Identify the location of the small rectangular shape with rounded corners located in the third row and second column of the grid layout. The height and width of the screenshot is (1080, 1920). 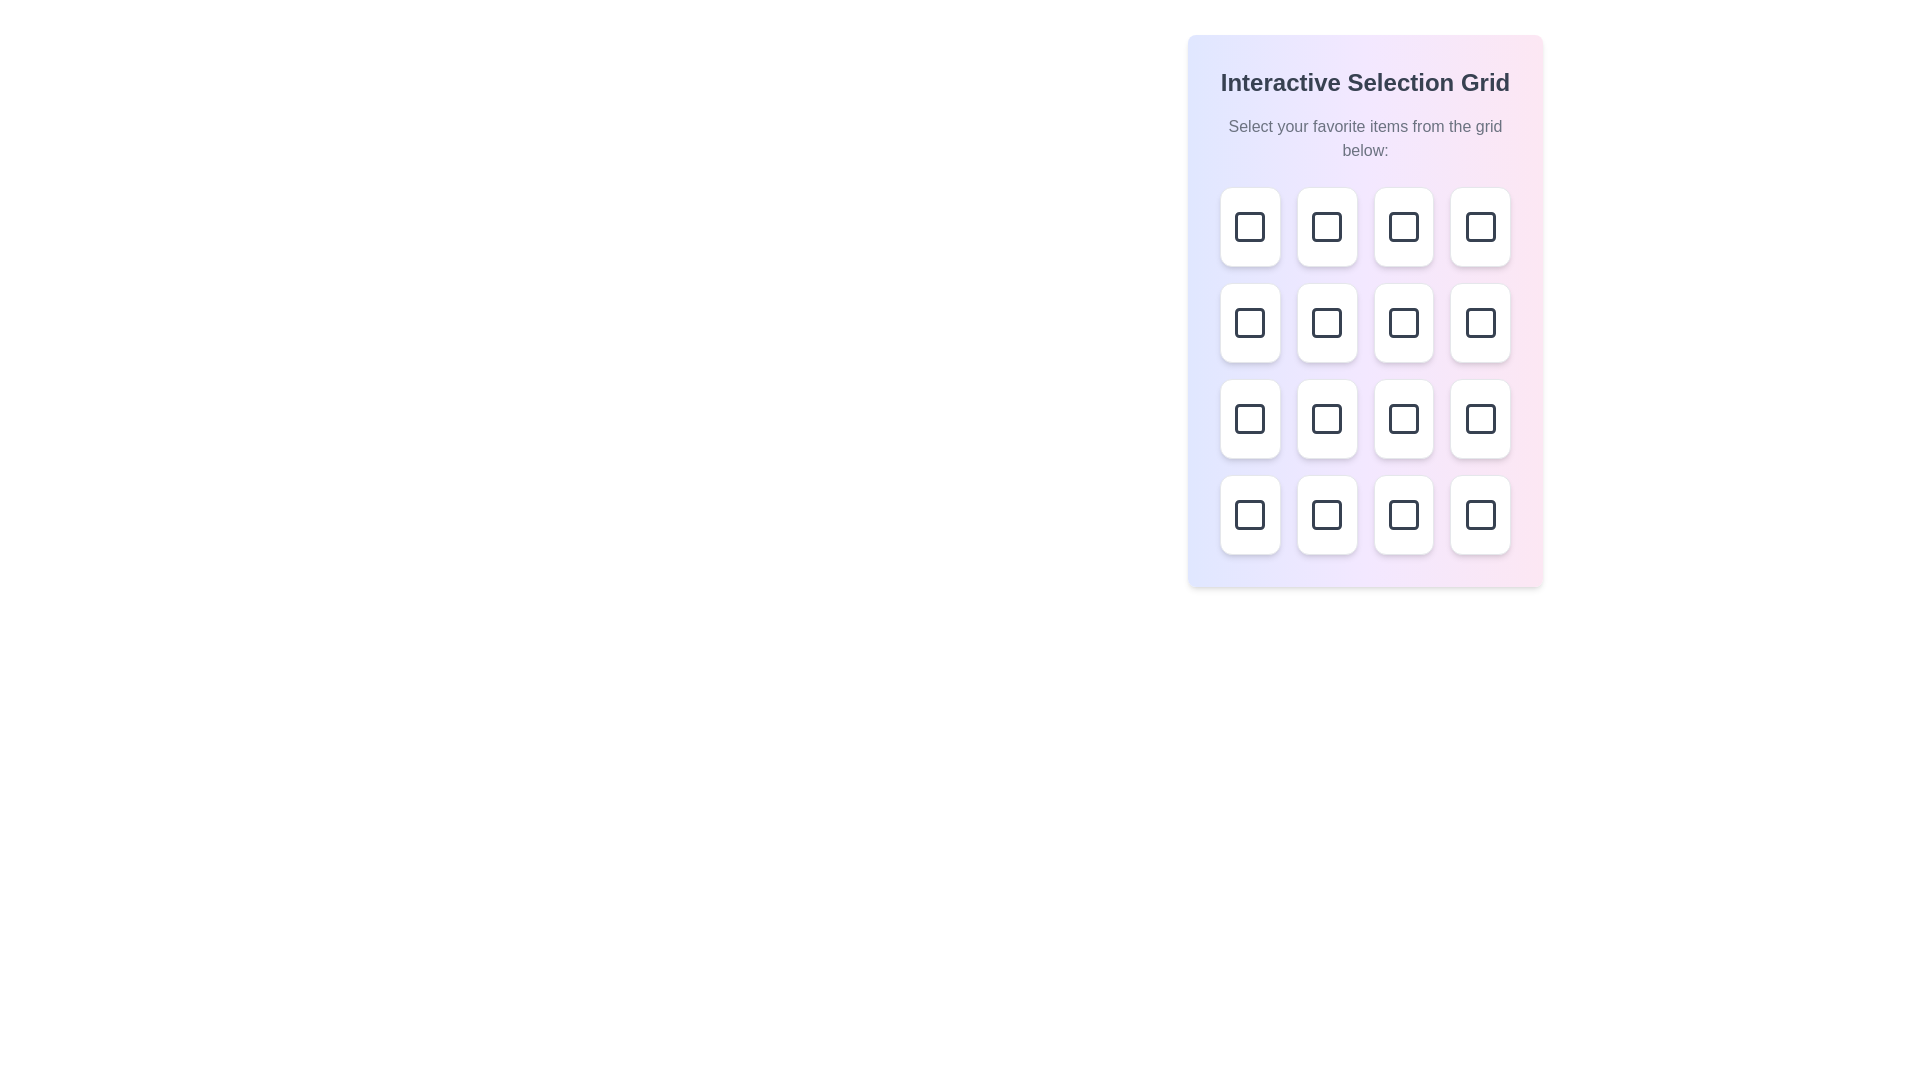
(1402, 322).